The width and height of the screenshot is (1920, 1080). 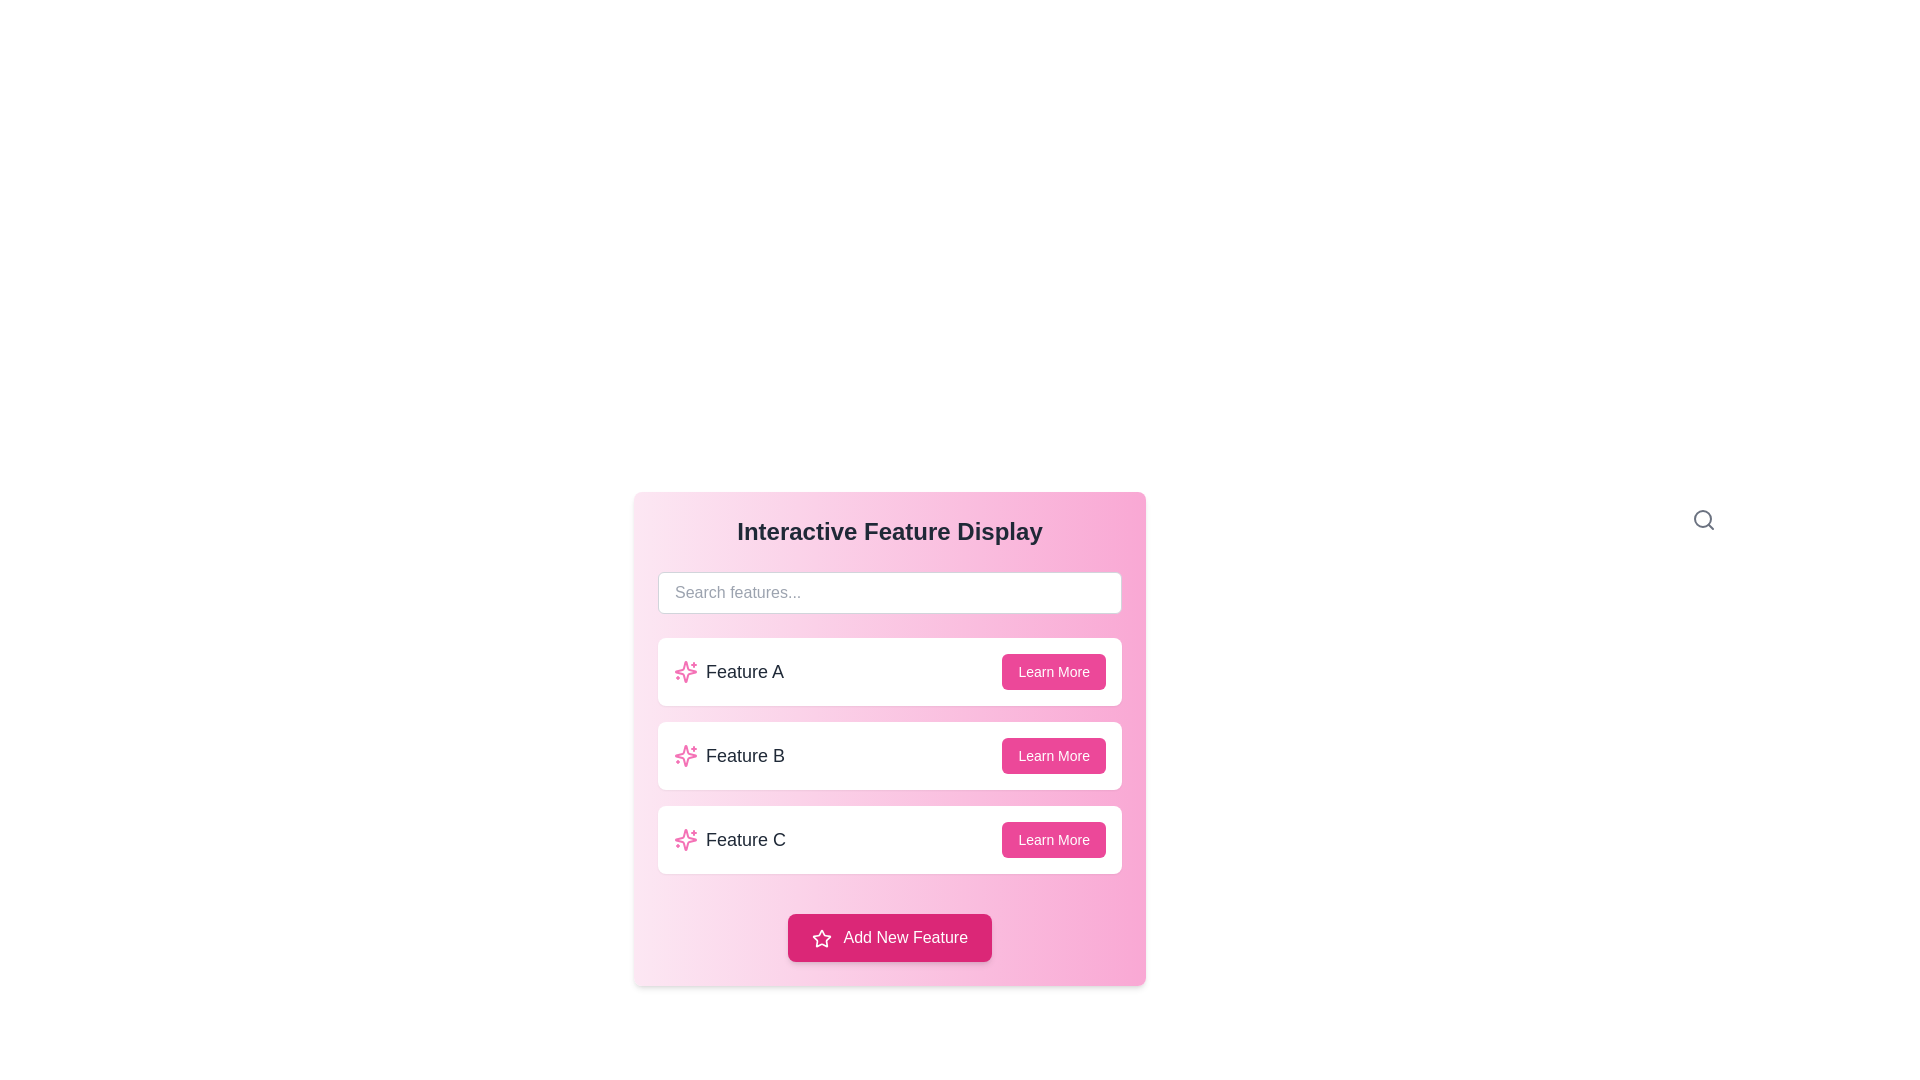 I want to click on the second item in the vertically stacked list of interactive features, which allows users, so click(x=888, y=756).